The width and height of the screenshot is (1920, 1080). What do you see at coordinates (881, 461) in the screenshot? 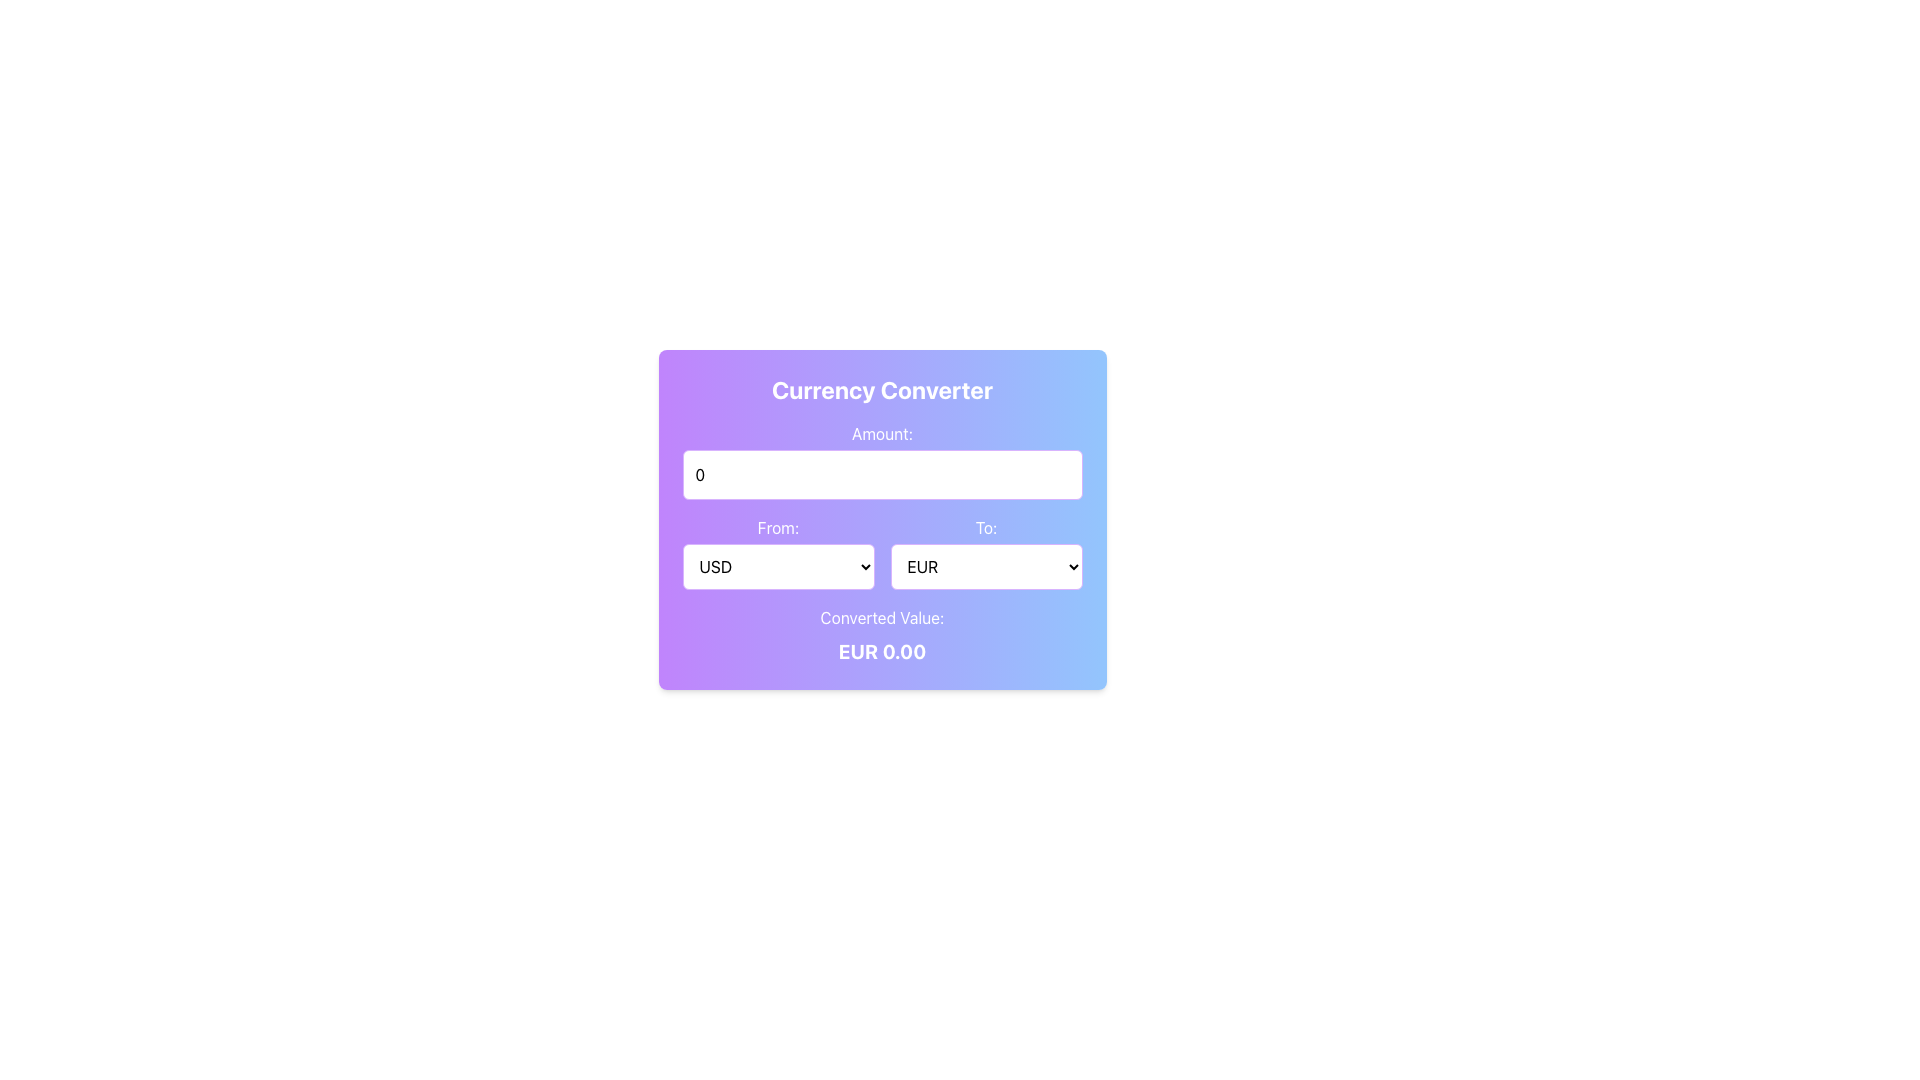
I see `the input field labeled 'Amount:' to indicate focus for user interaction` at bounding box center [881, 461].